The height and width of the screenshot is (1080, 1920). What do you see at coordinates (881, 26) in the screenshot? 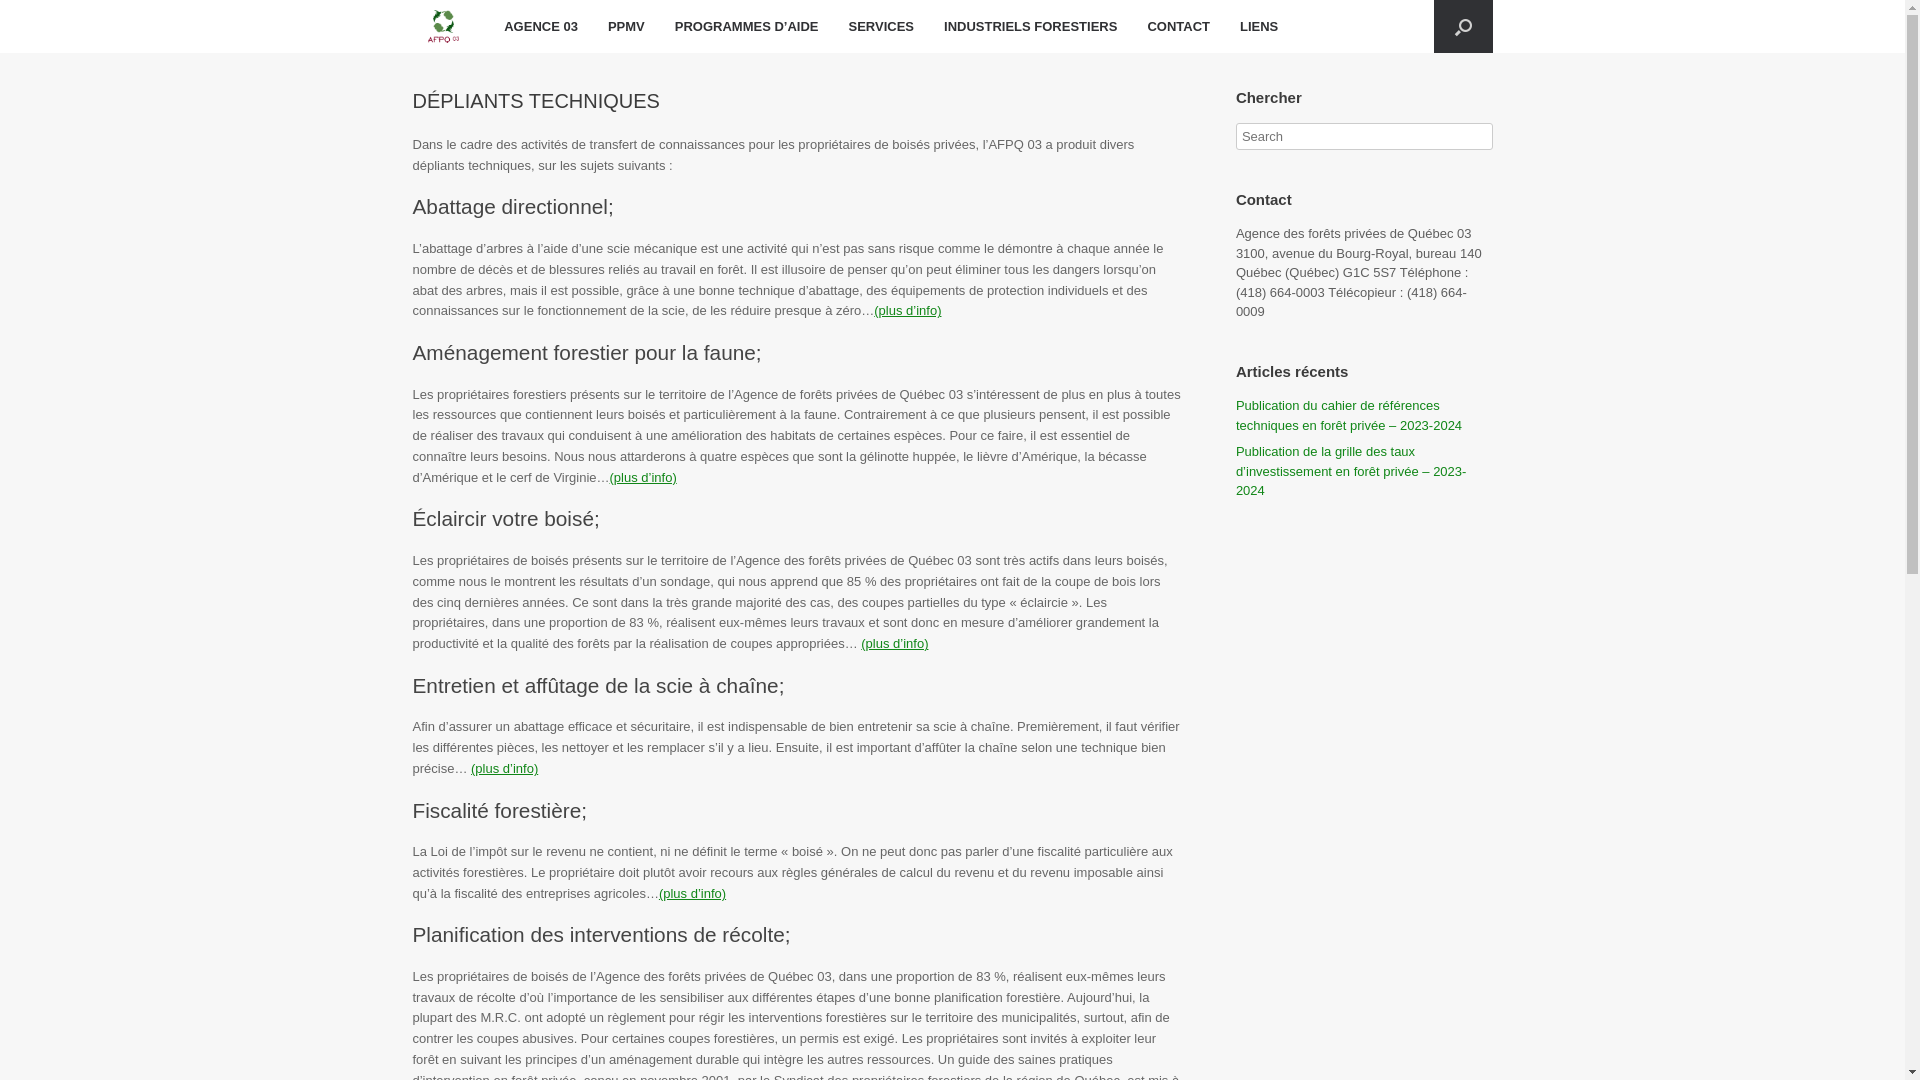
I see `'SERVICES'` at bounding box center [881, 26].